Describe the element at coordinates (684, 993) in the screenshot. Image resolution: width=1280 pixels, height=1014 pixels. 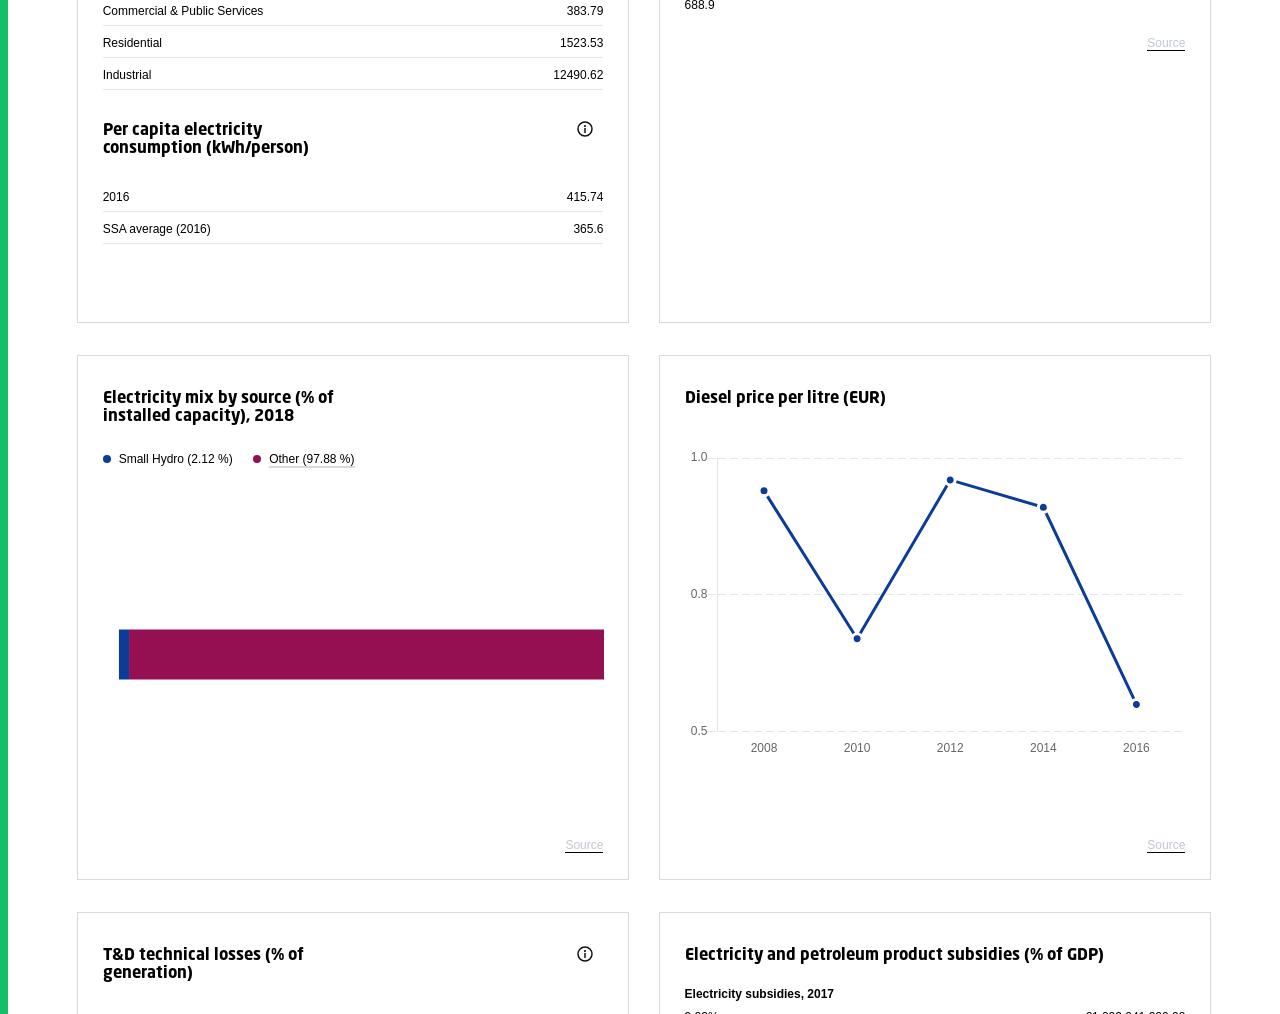
I see `'Electricity subsidies, 2017'` at that location.